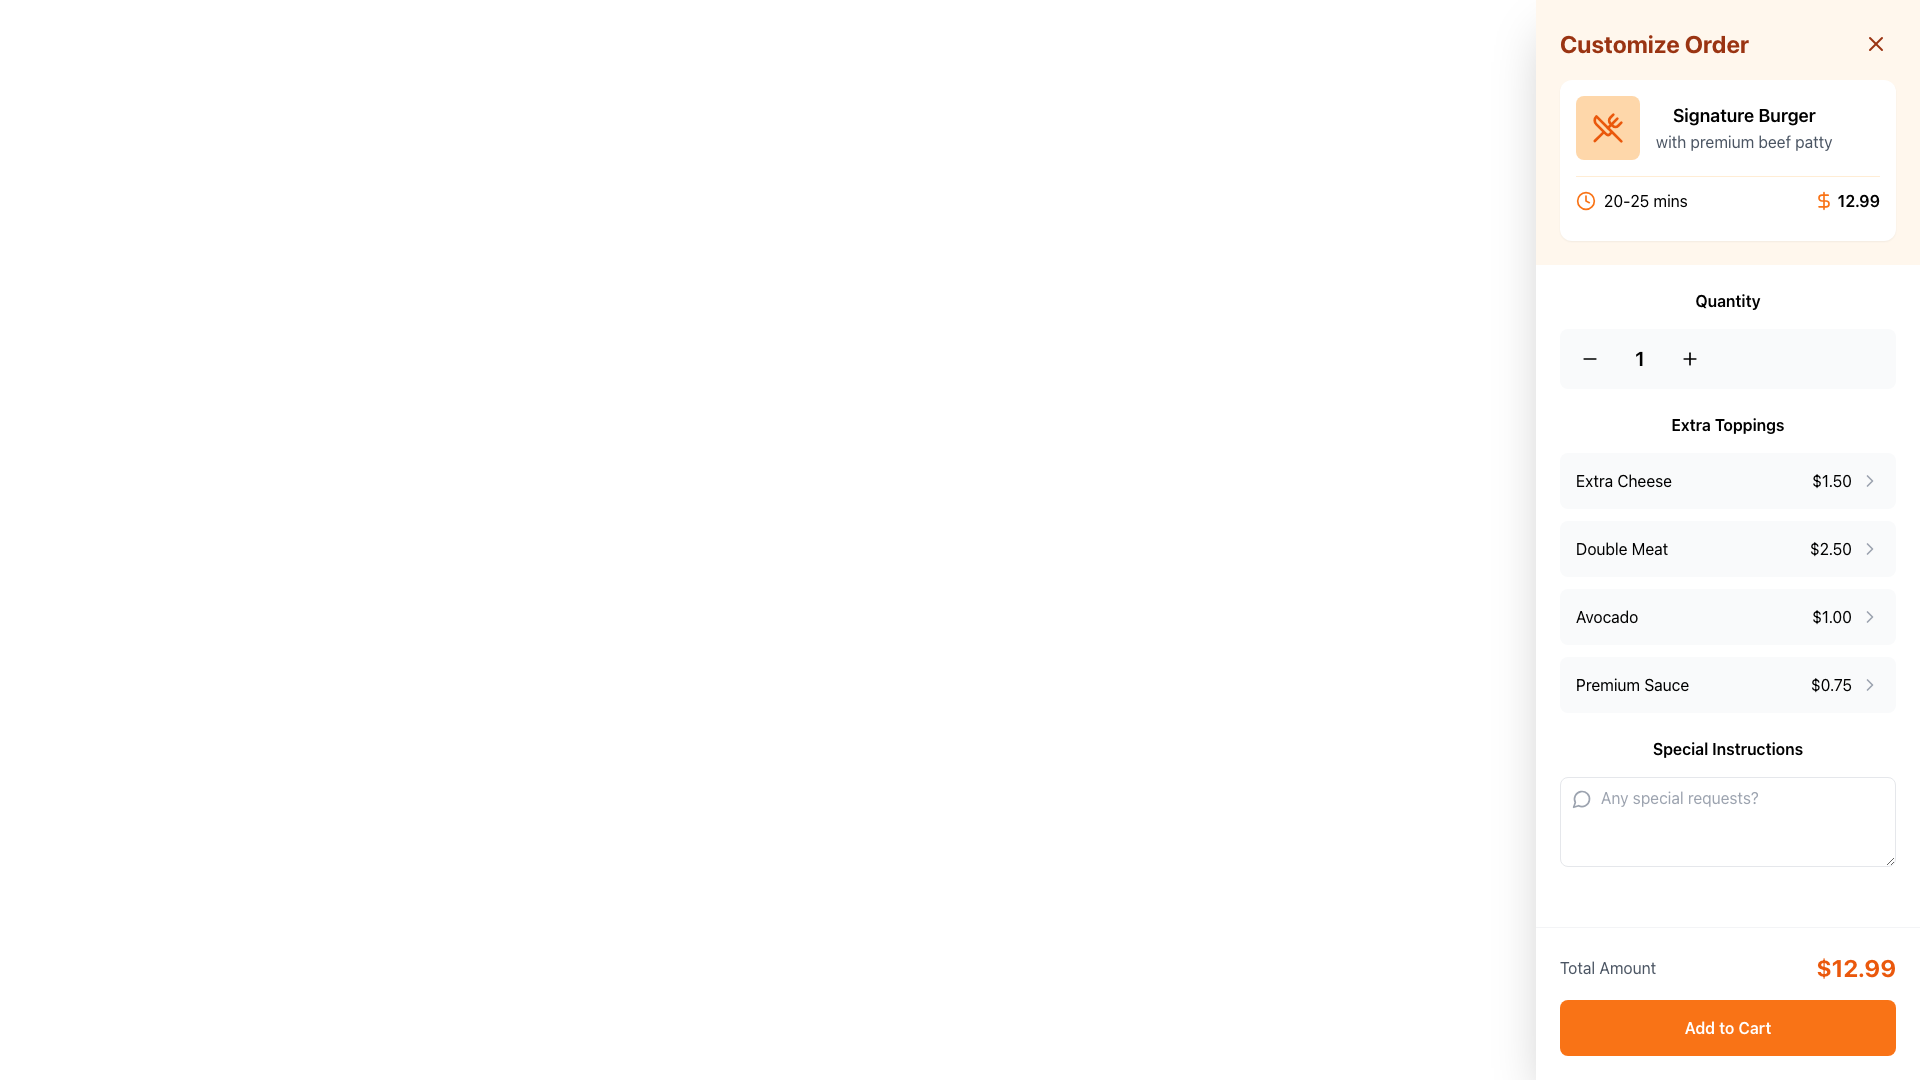 The image size is (1920, 1080). Describe the element at coordinates (1843, 548) in the screenshot. I see `the text element displaying the price '$2.50' with a right-pointing chevron icon, located adjacent to the 'Double Meat' entry in the 'Extra Toppings' section` at that location.